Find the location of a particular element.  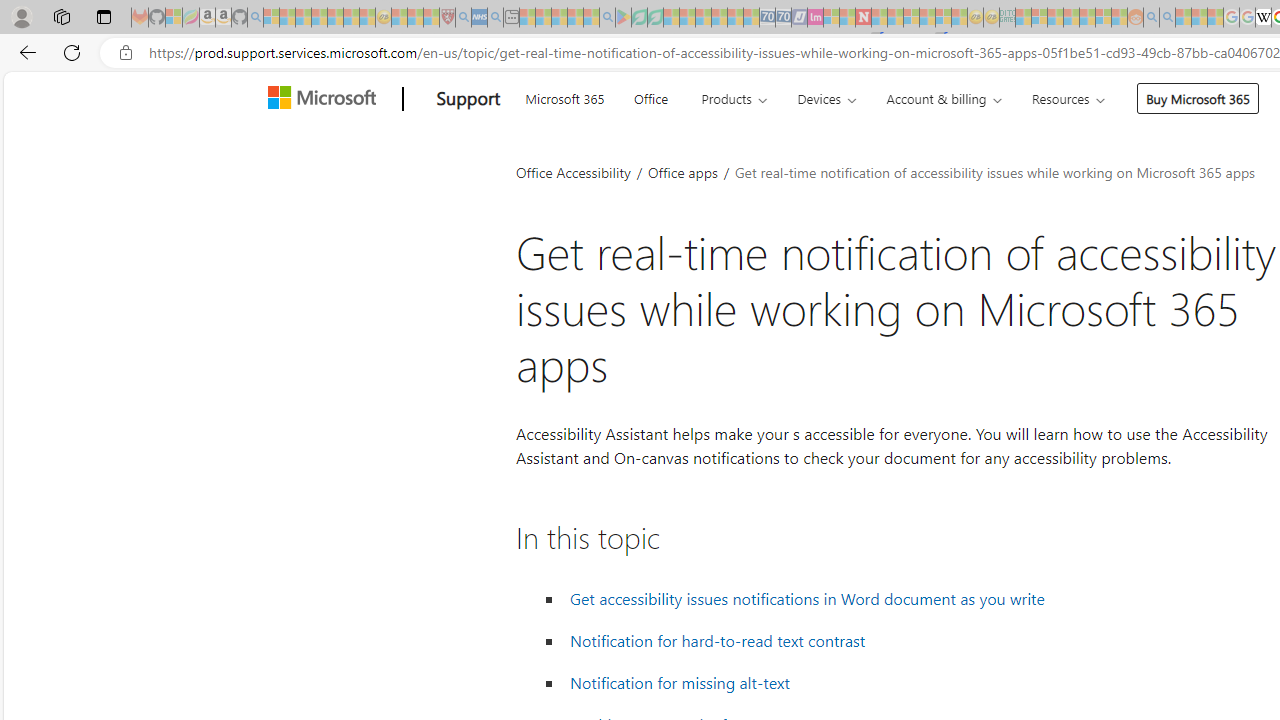

'utah sues federal government - Search - Sleeping' is located at coordinates (495, 17).